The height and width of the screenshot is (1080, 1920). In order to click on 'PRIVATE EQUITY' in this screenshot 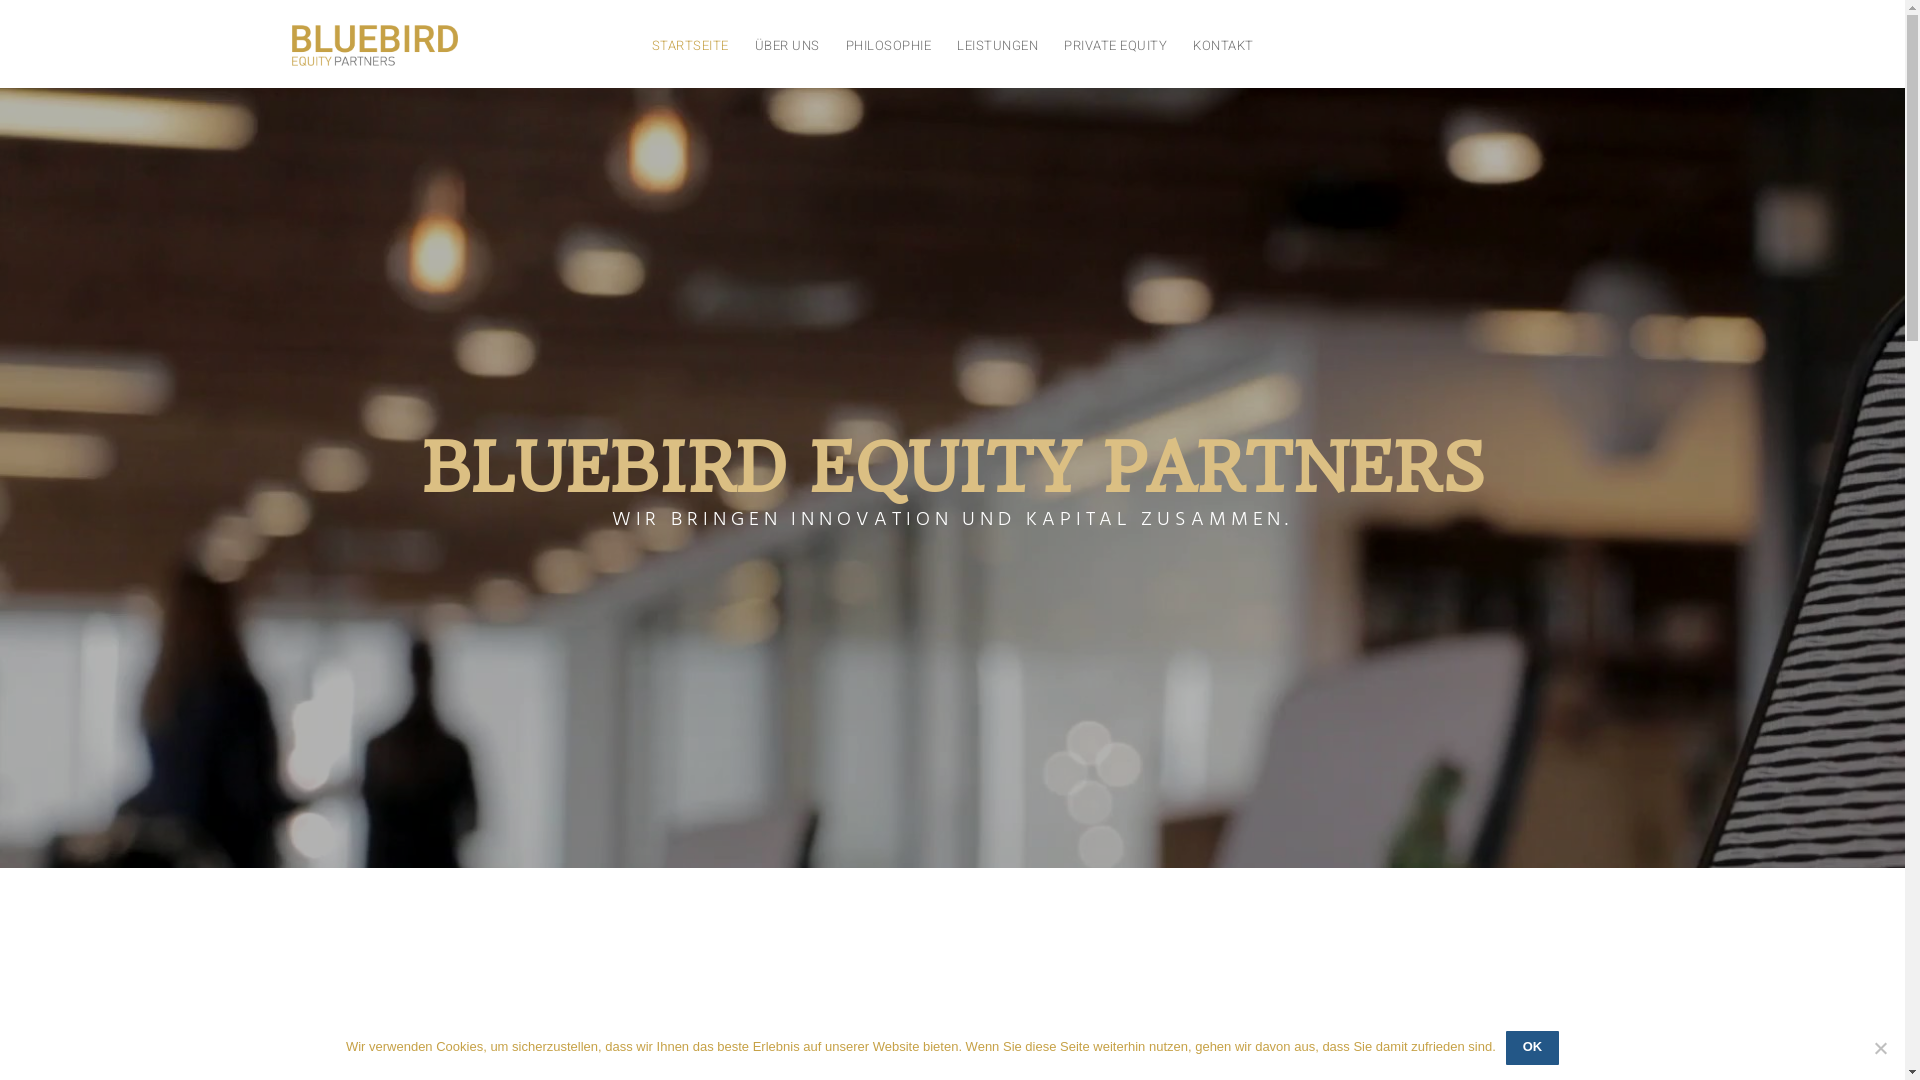, I will do `click(1114, 45)`.